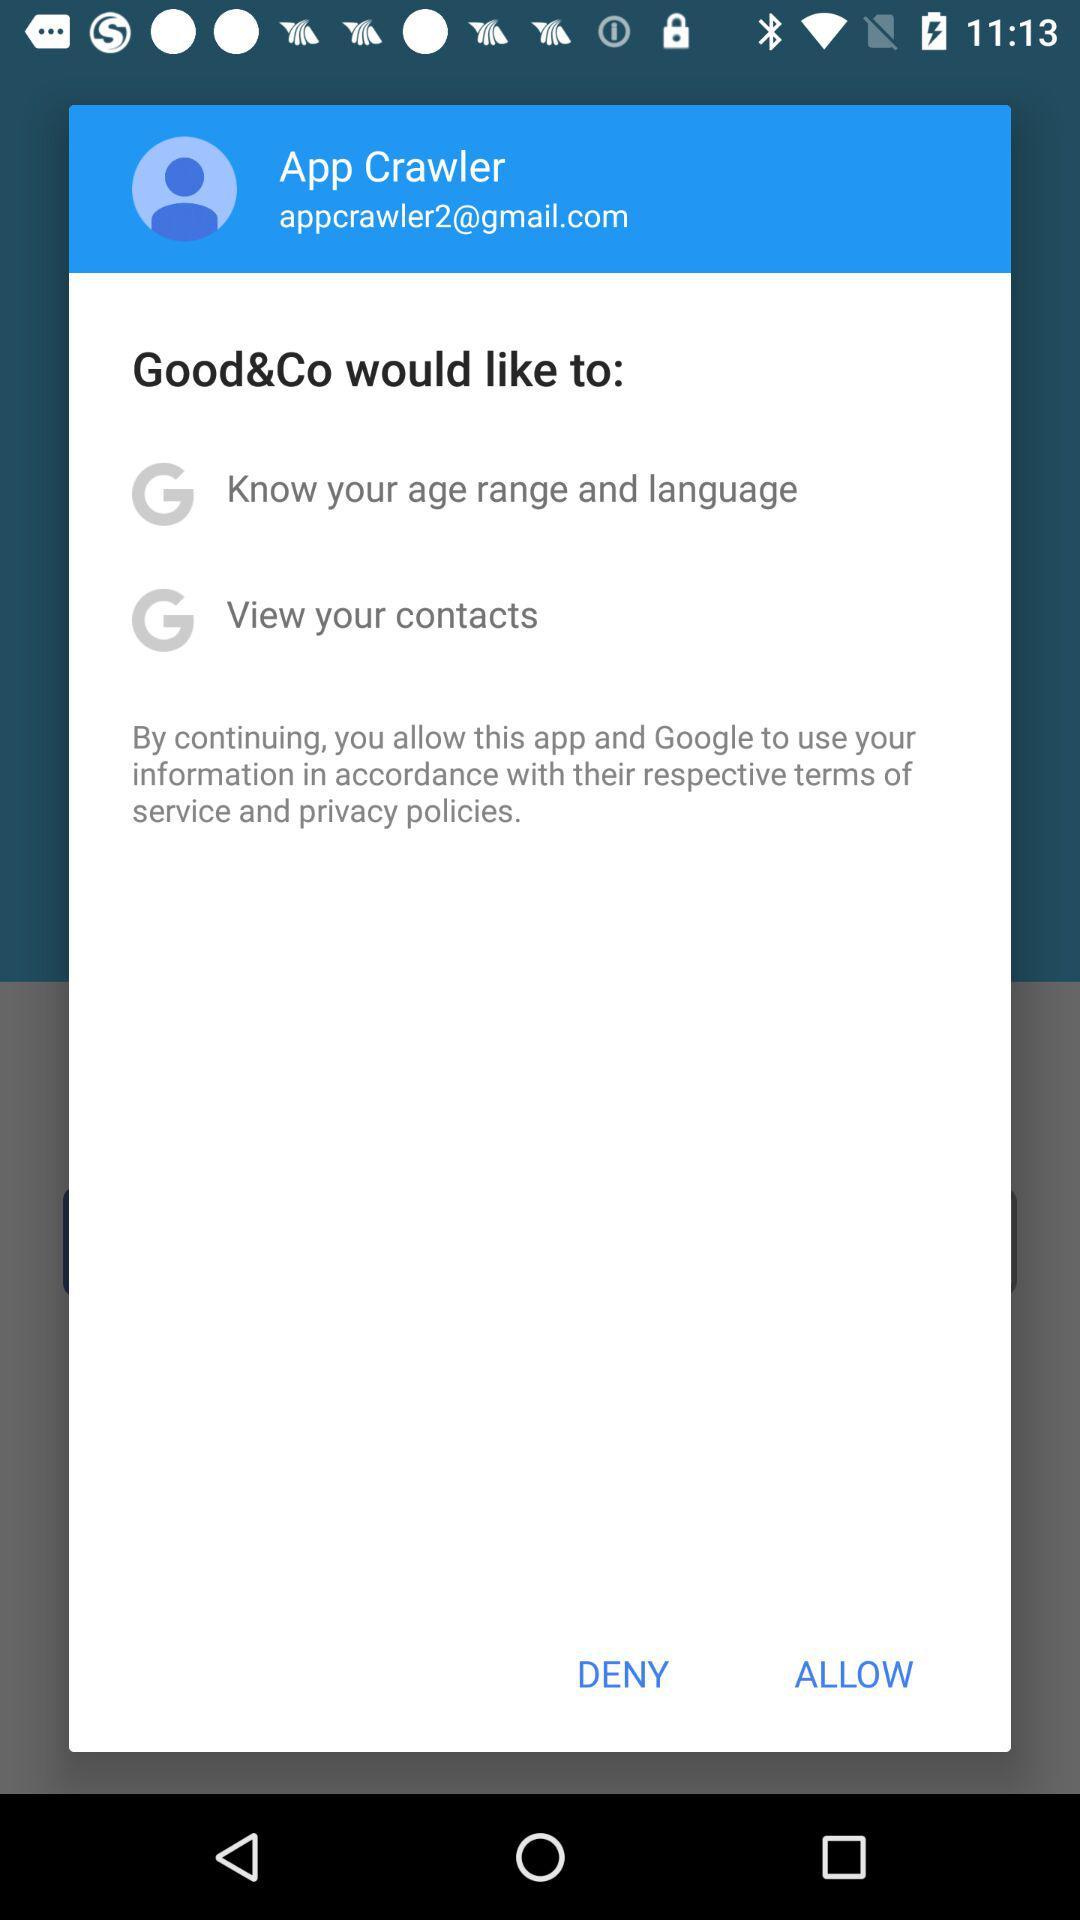 The height and width of the screenshot is (1920, 1080). I want to click on the item at the bottom, so click(621, 1673).